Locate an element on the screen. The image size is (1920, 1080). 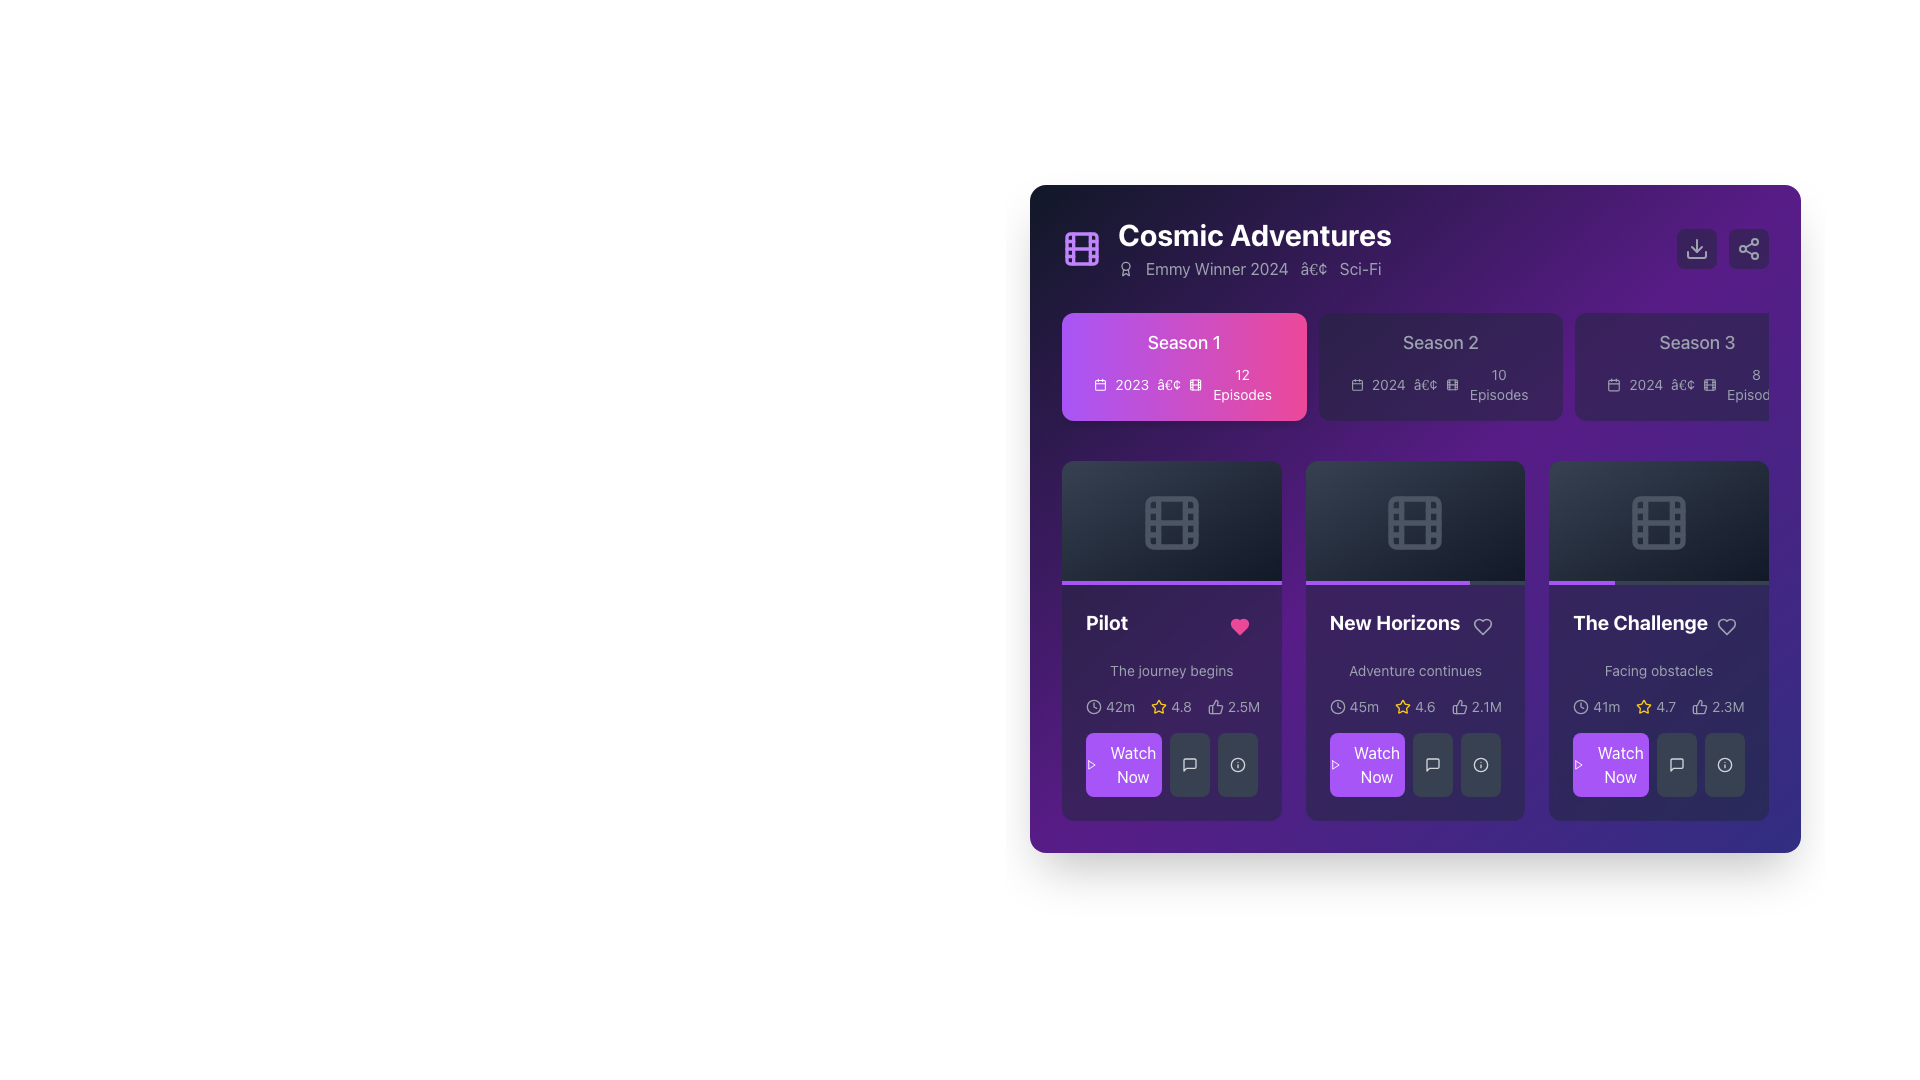
the text label that provides additional context for the 'New Horizons' episode, located directly below the episode title is located at coordinates (1414, 670).